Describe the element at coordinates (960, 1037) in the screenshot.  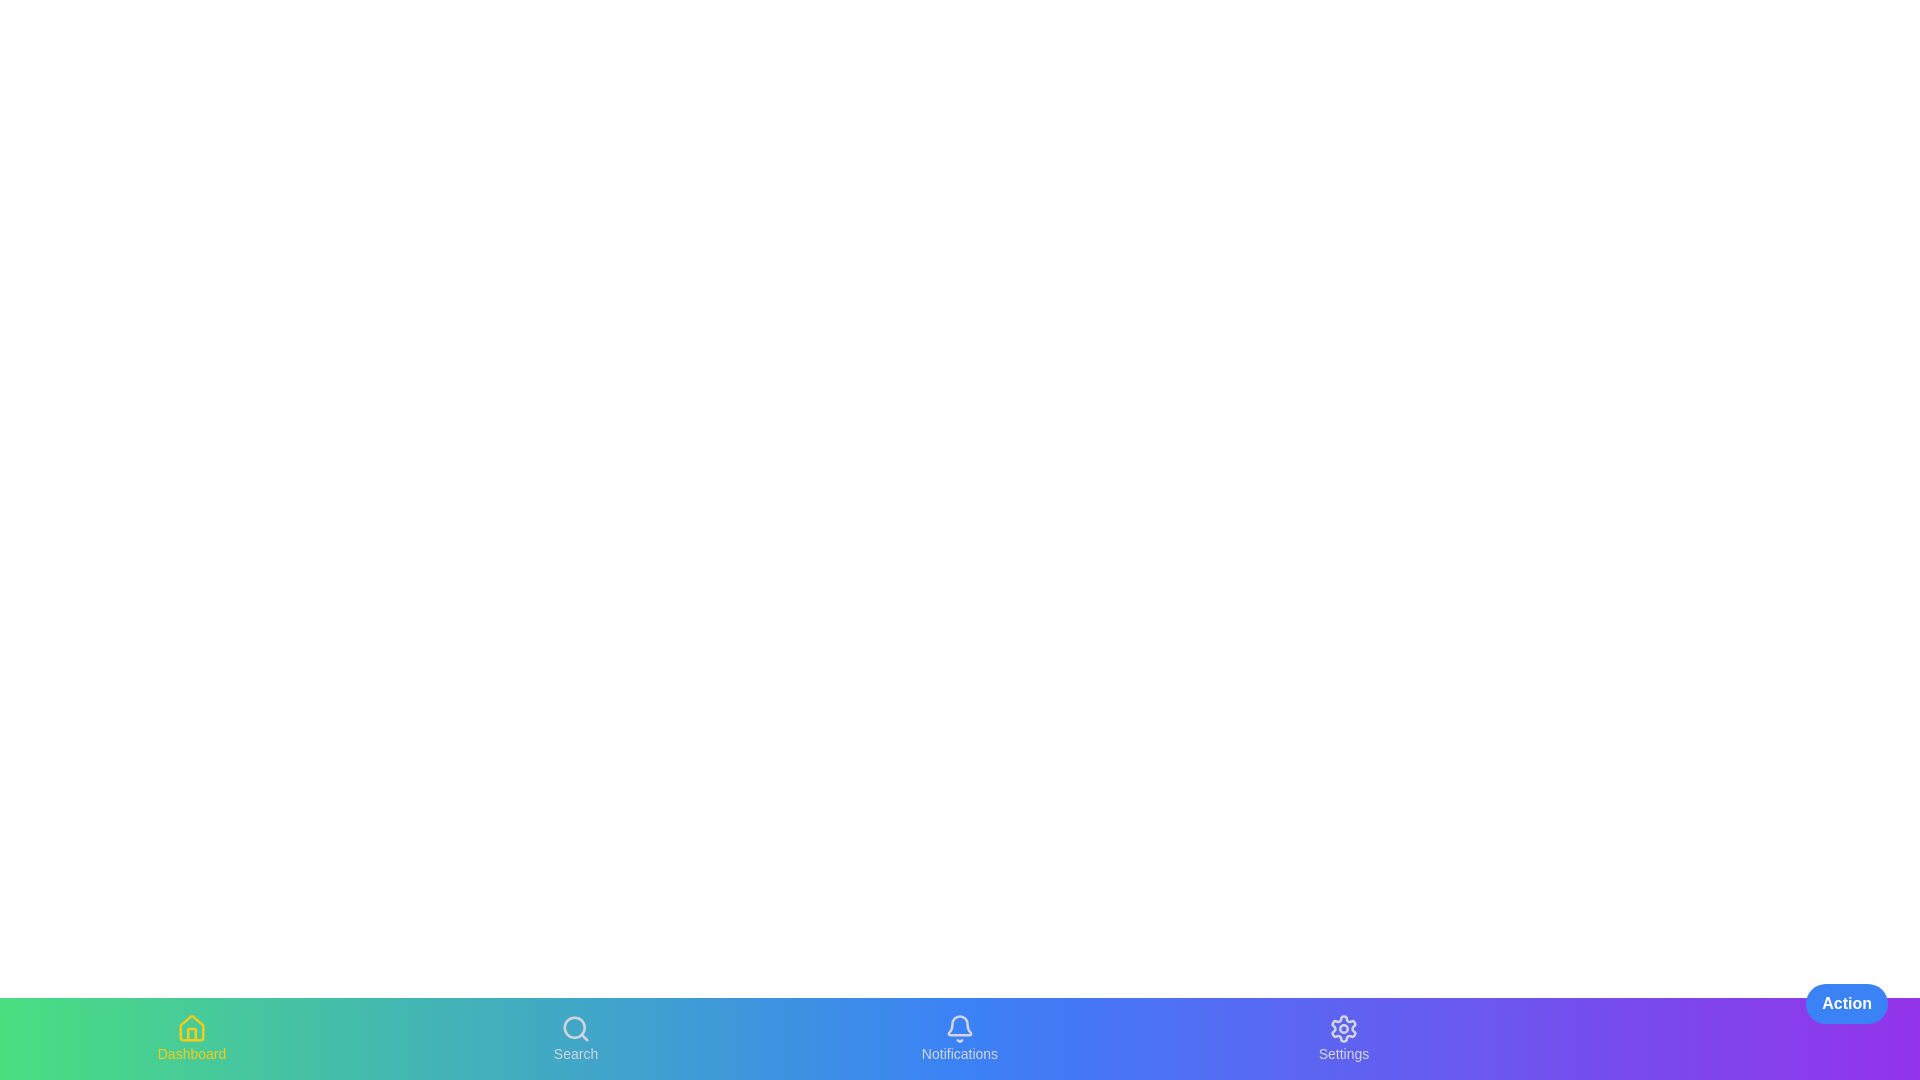
I see `the navigation item labeled Notifications from the bottom bar` at that location.